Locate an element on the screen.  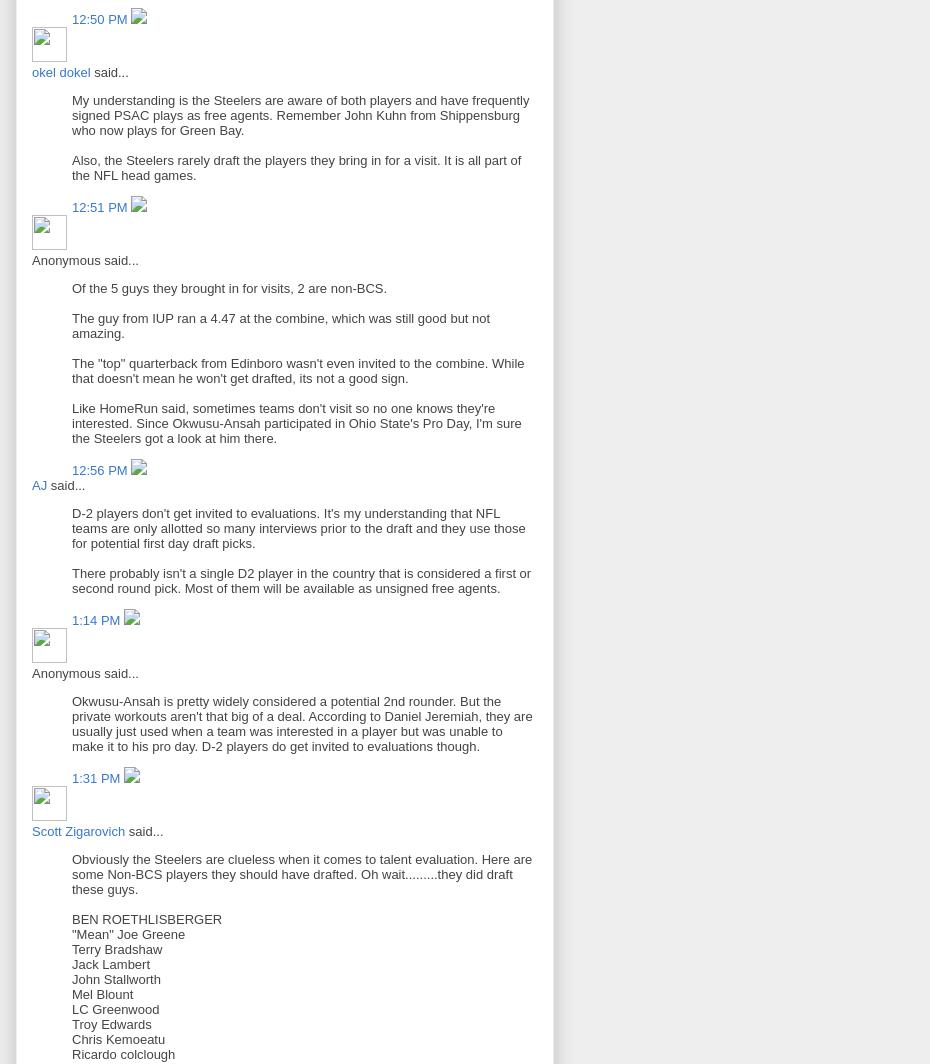
'12:50 PM' is located at coordinates (70, 19).